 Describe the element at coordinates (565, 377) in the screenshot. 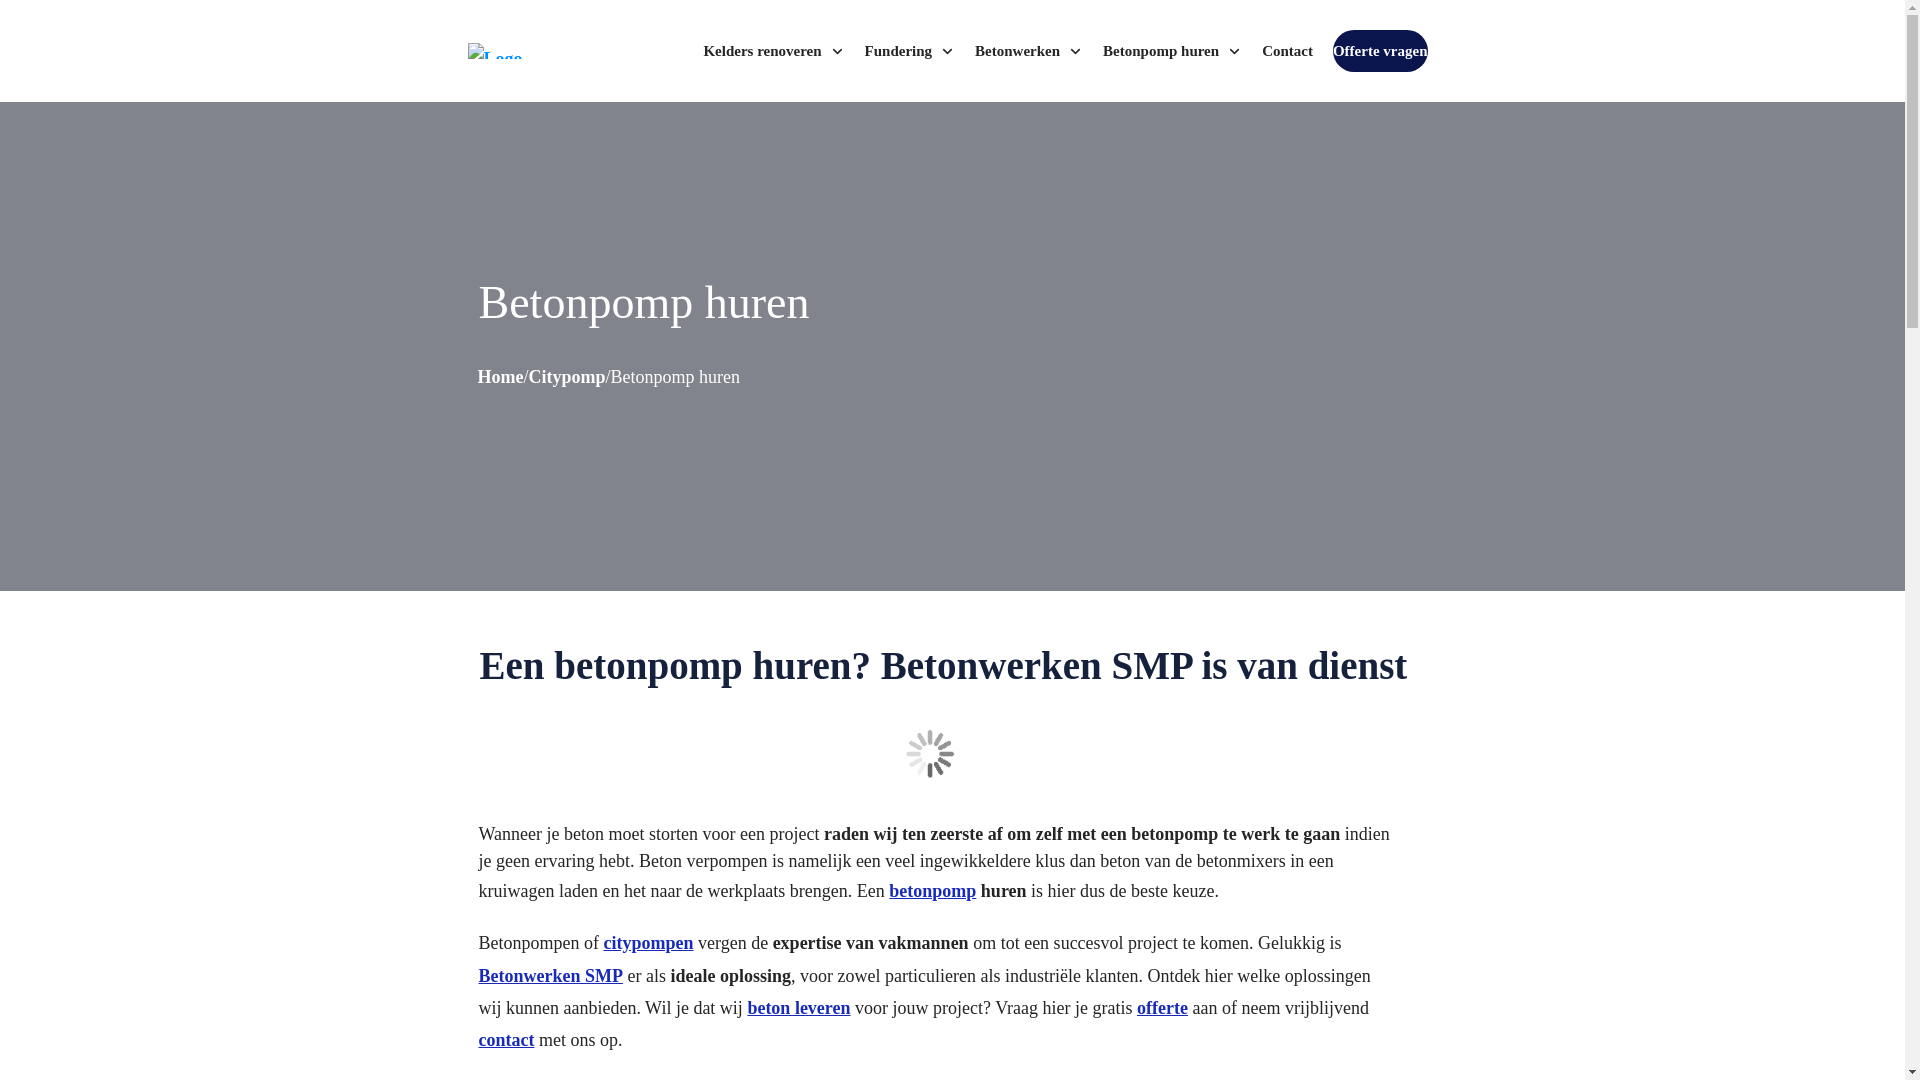

I see `'Citypomp'` at that location.